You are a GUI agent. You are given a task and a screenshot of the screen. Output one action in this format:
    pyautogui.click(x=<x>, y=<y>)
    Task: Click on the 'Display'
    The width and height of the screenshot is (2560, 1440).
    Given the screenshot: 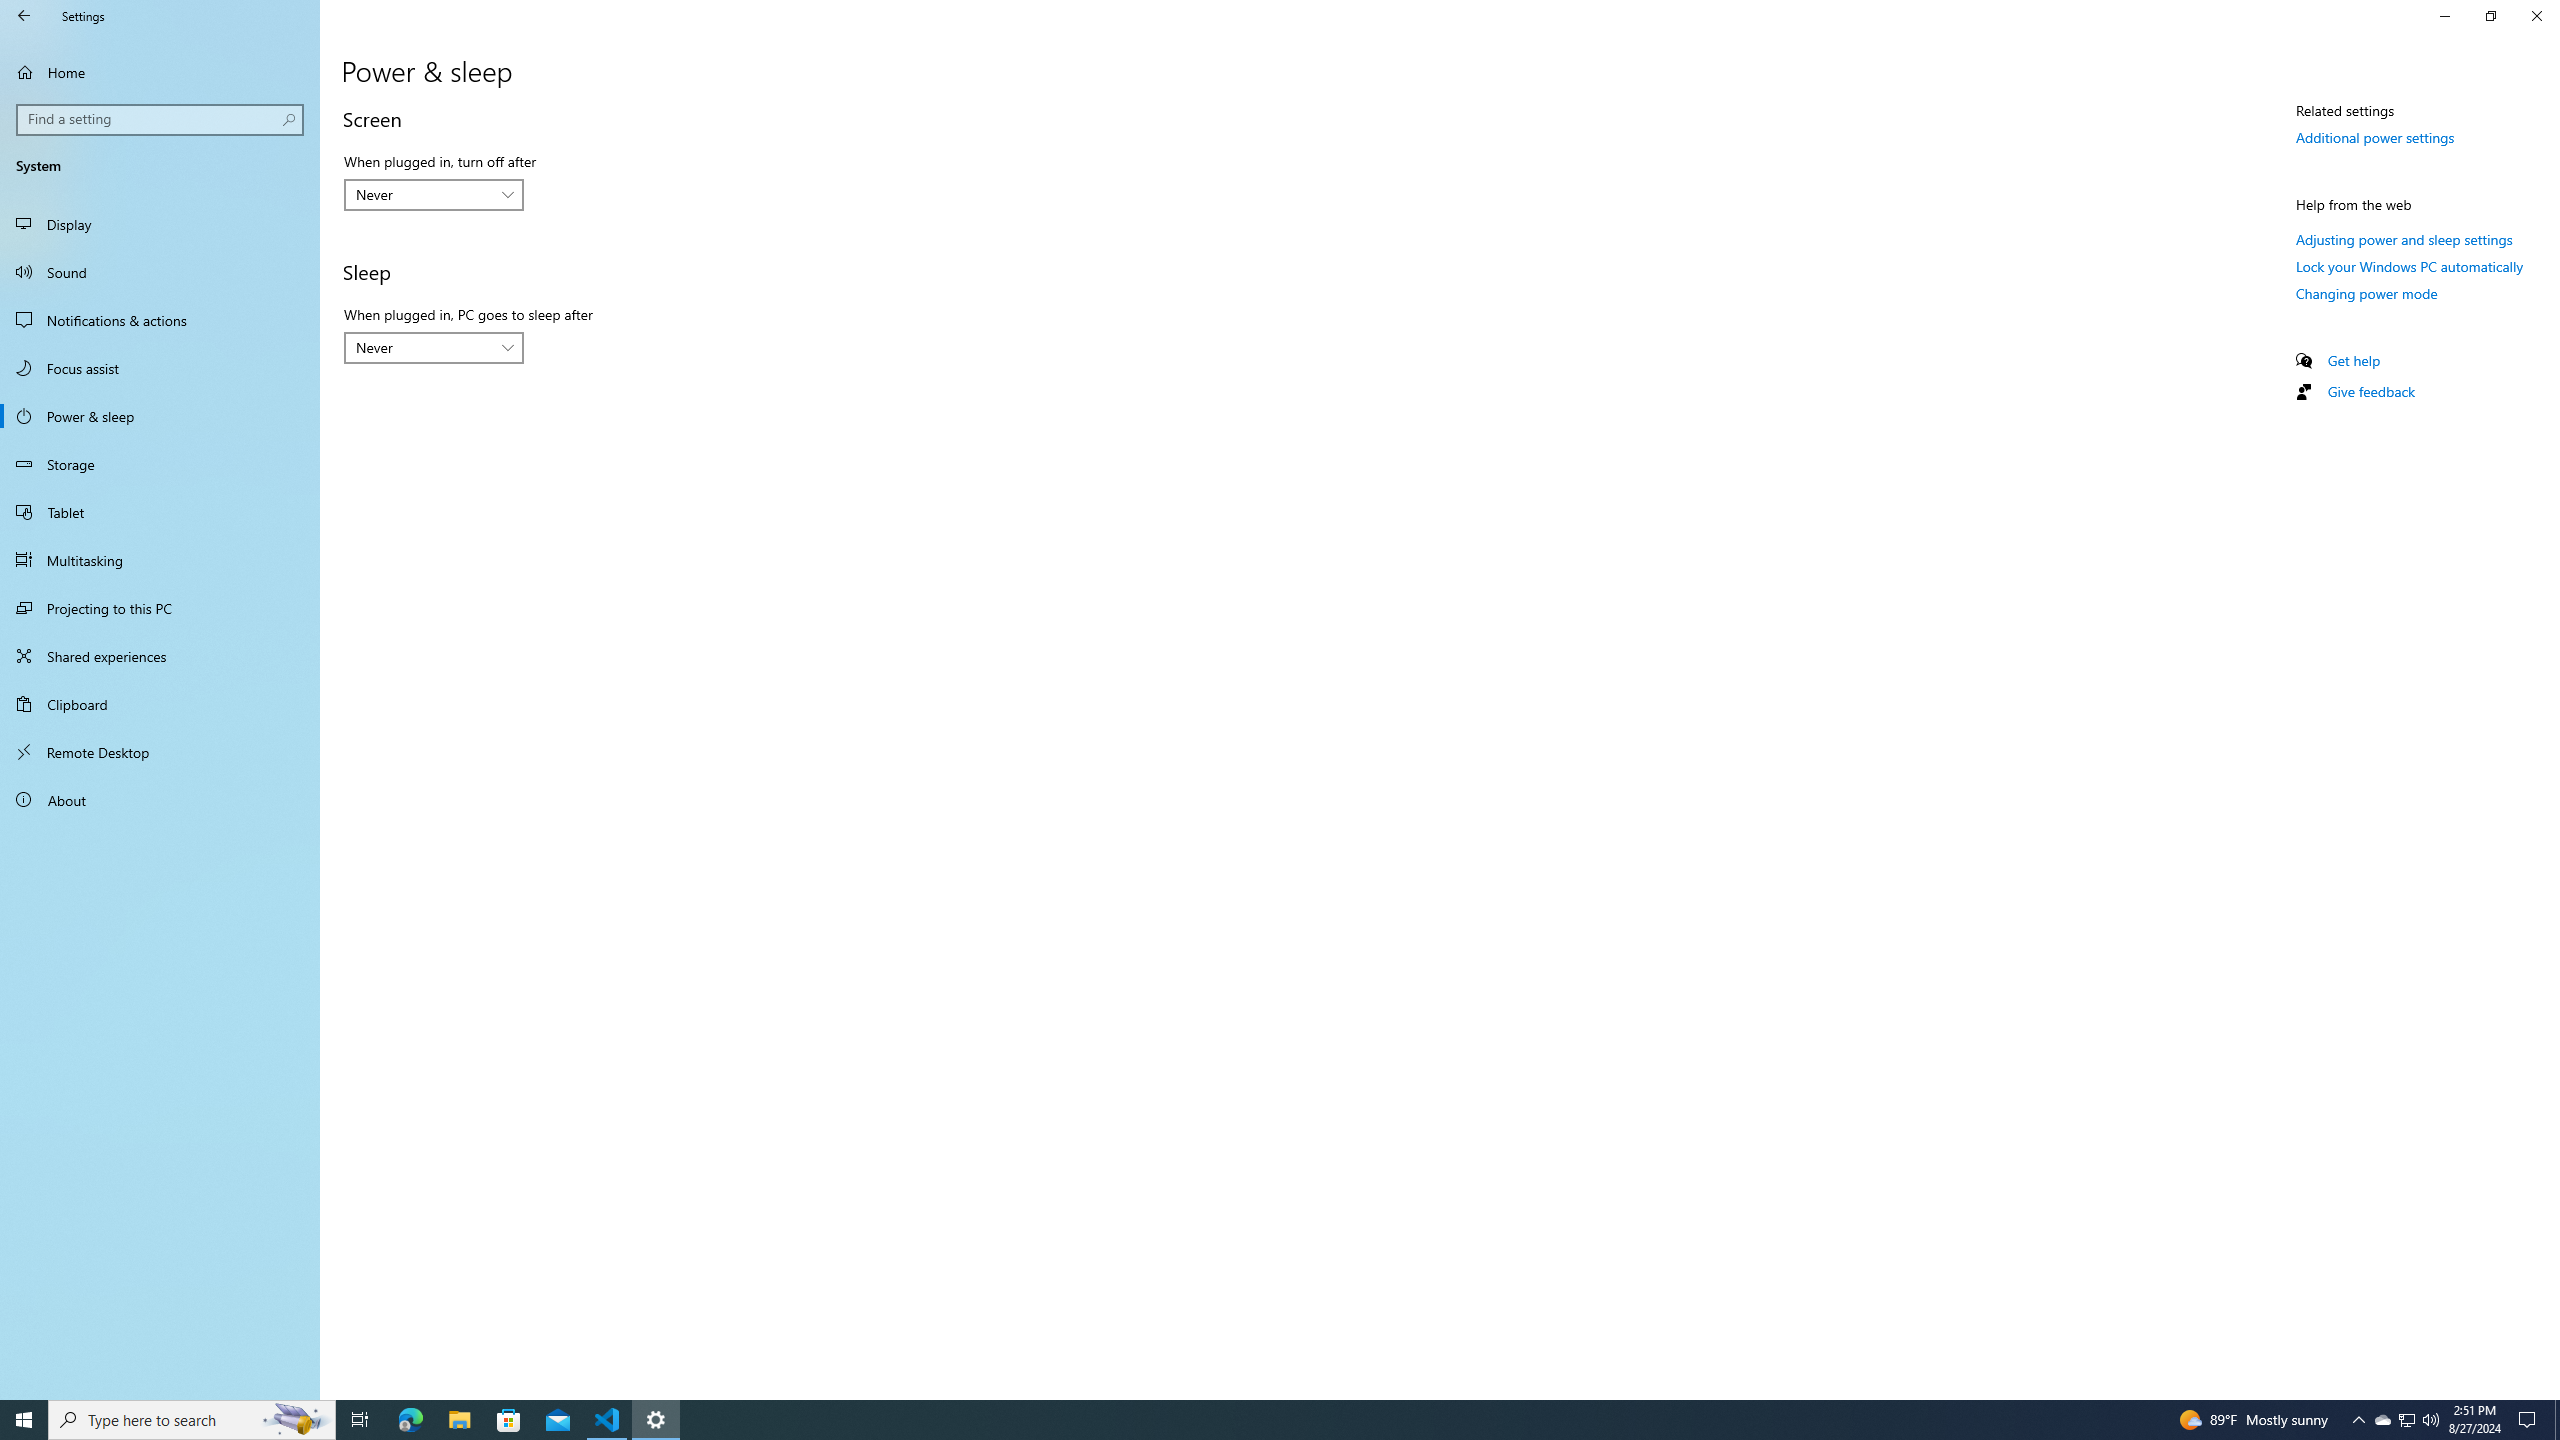 What is the action you would take?
    pyautogui.click(x=159, y=222)
    